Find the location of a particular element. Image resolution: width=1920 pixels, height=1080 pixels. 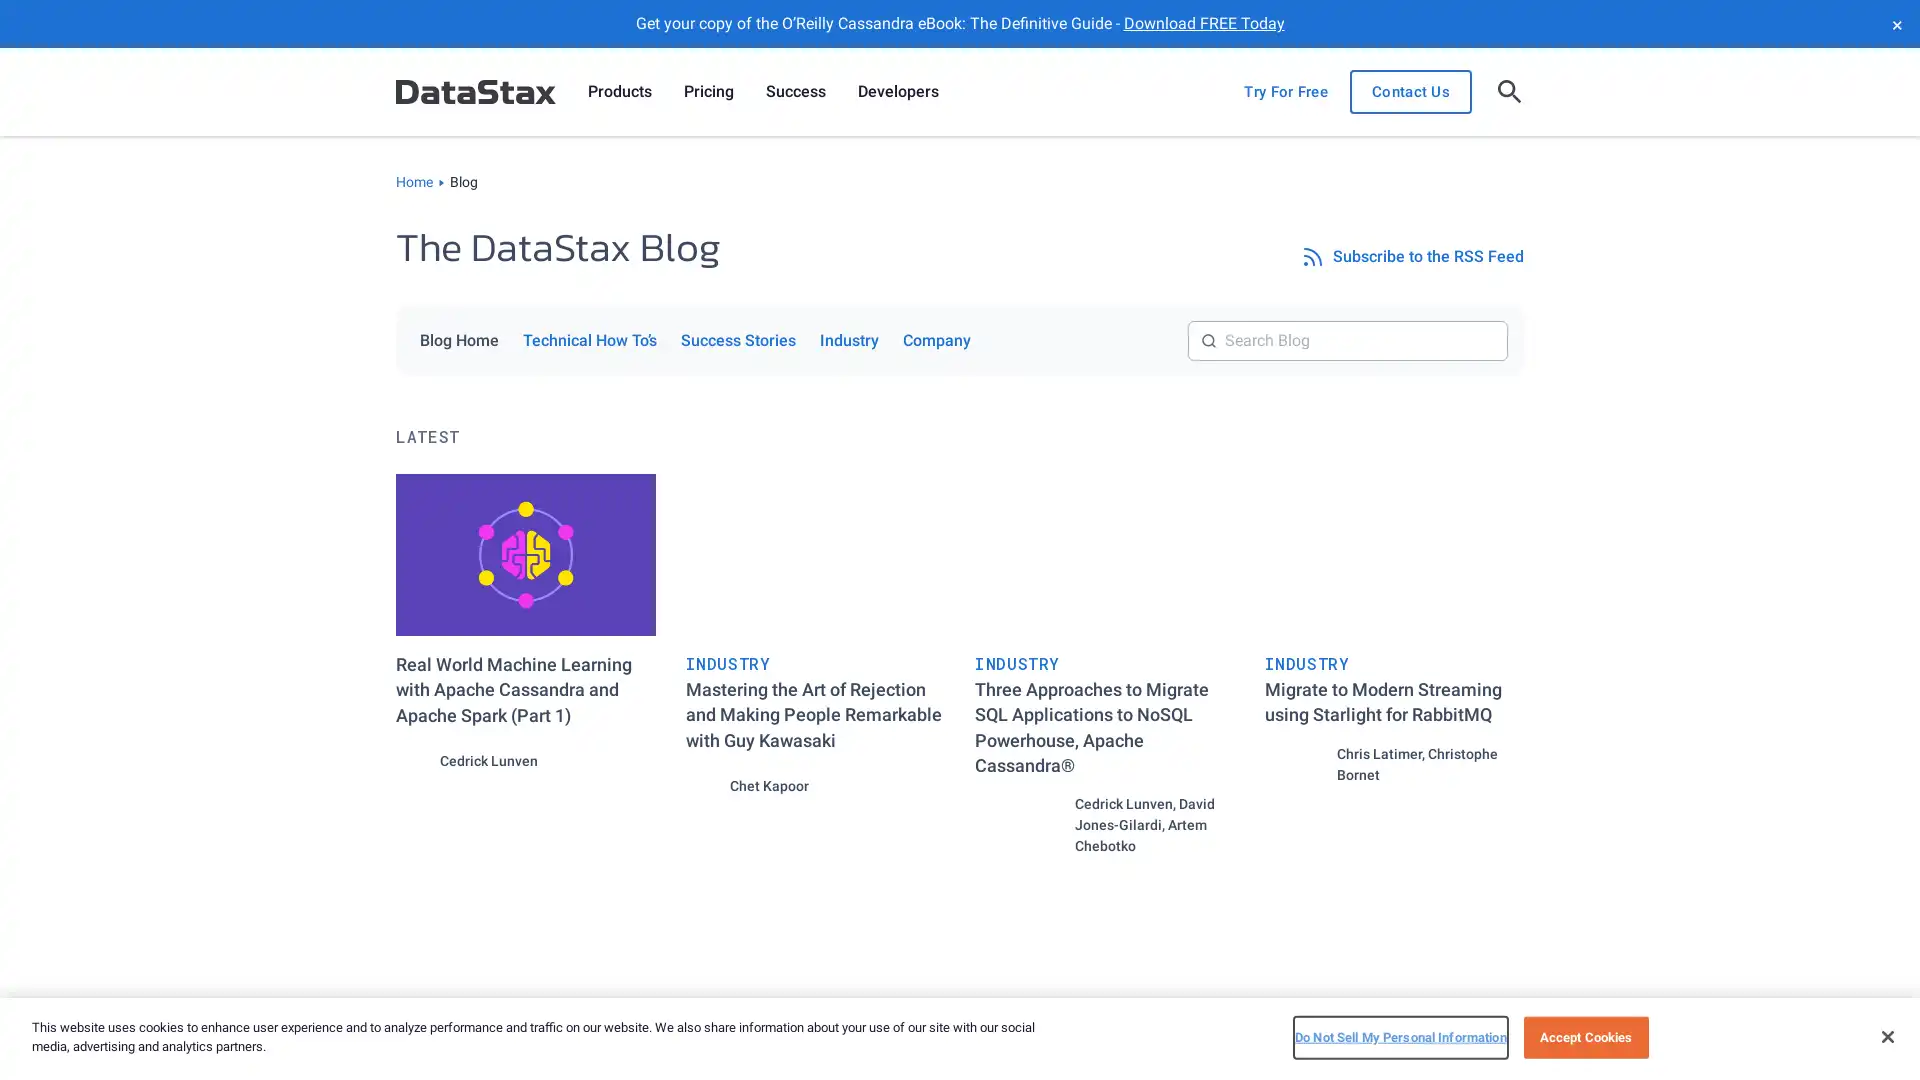

Do Not Sell My Personal Information is located at coordinates (1399, 1036).